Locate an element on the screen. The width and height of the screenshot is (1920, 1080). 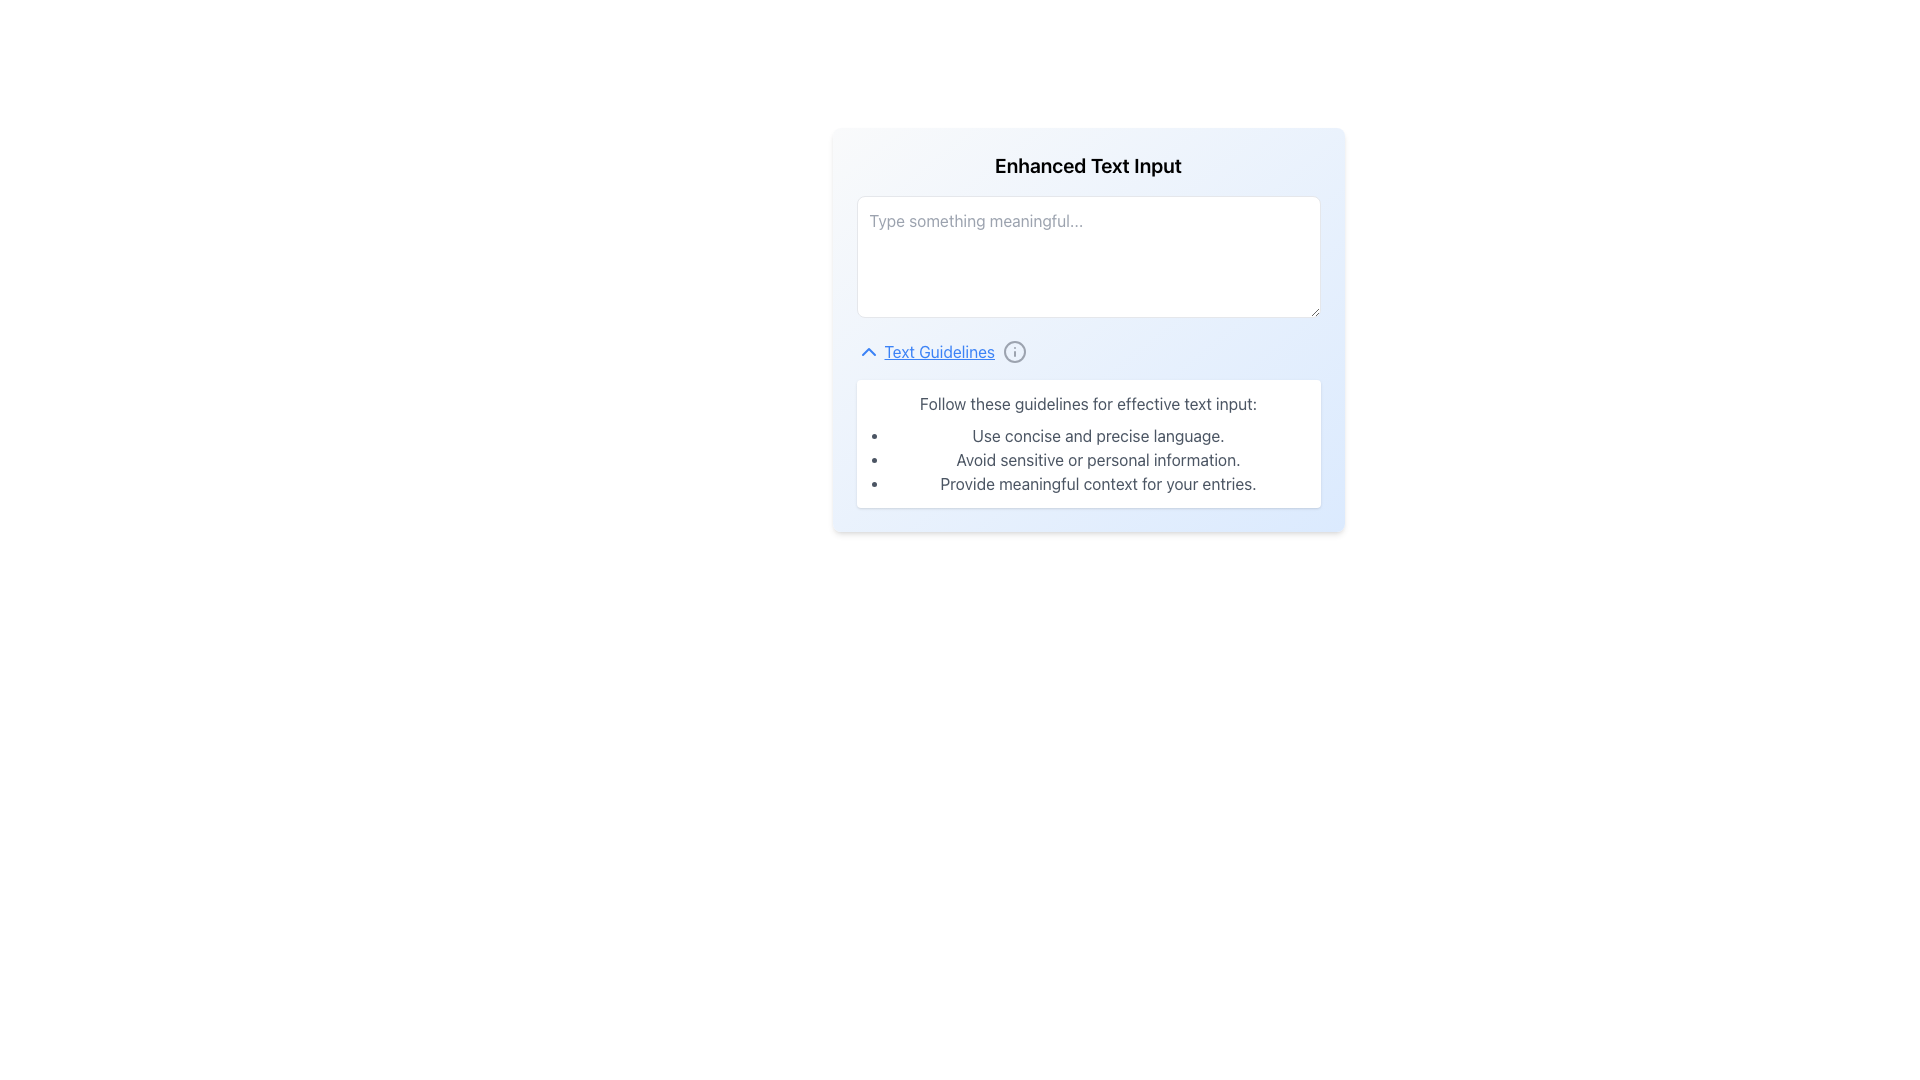
the static text element displaying 'Provide meaningful context for your entries.' which is the third item in the bulleted text guidelines section is located at coordinates (1097, 483).